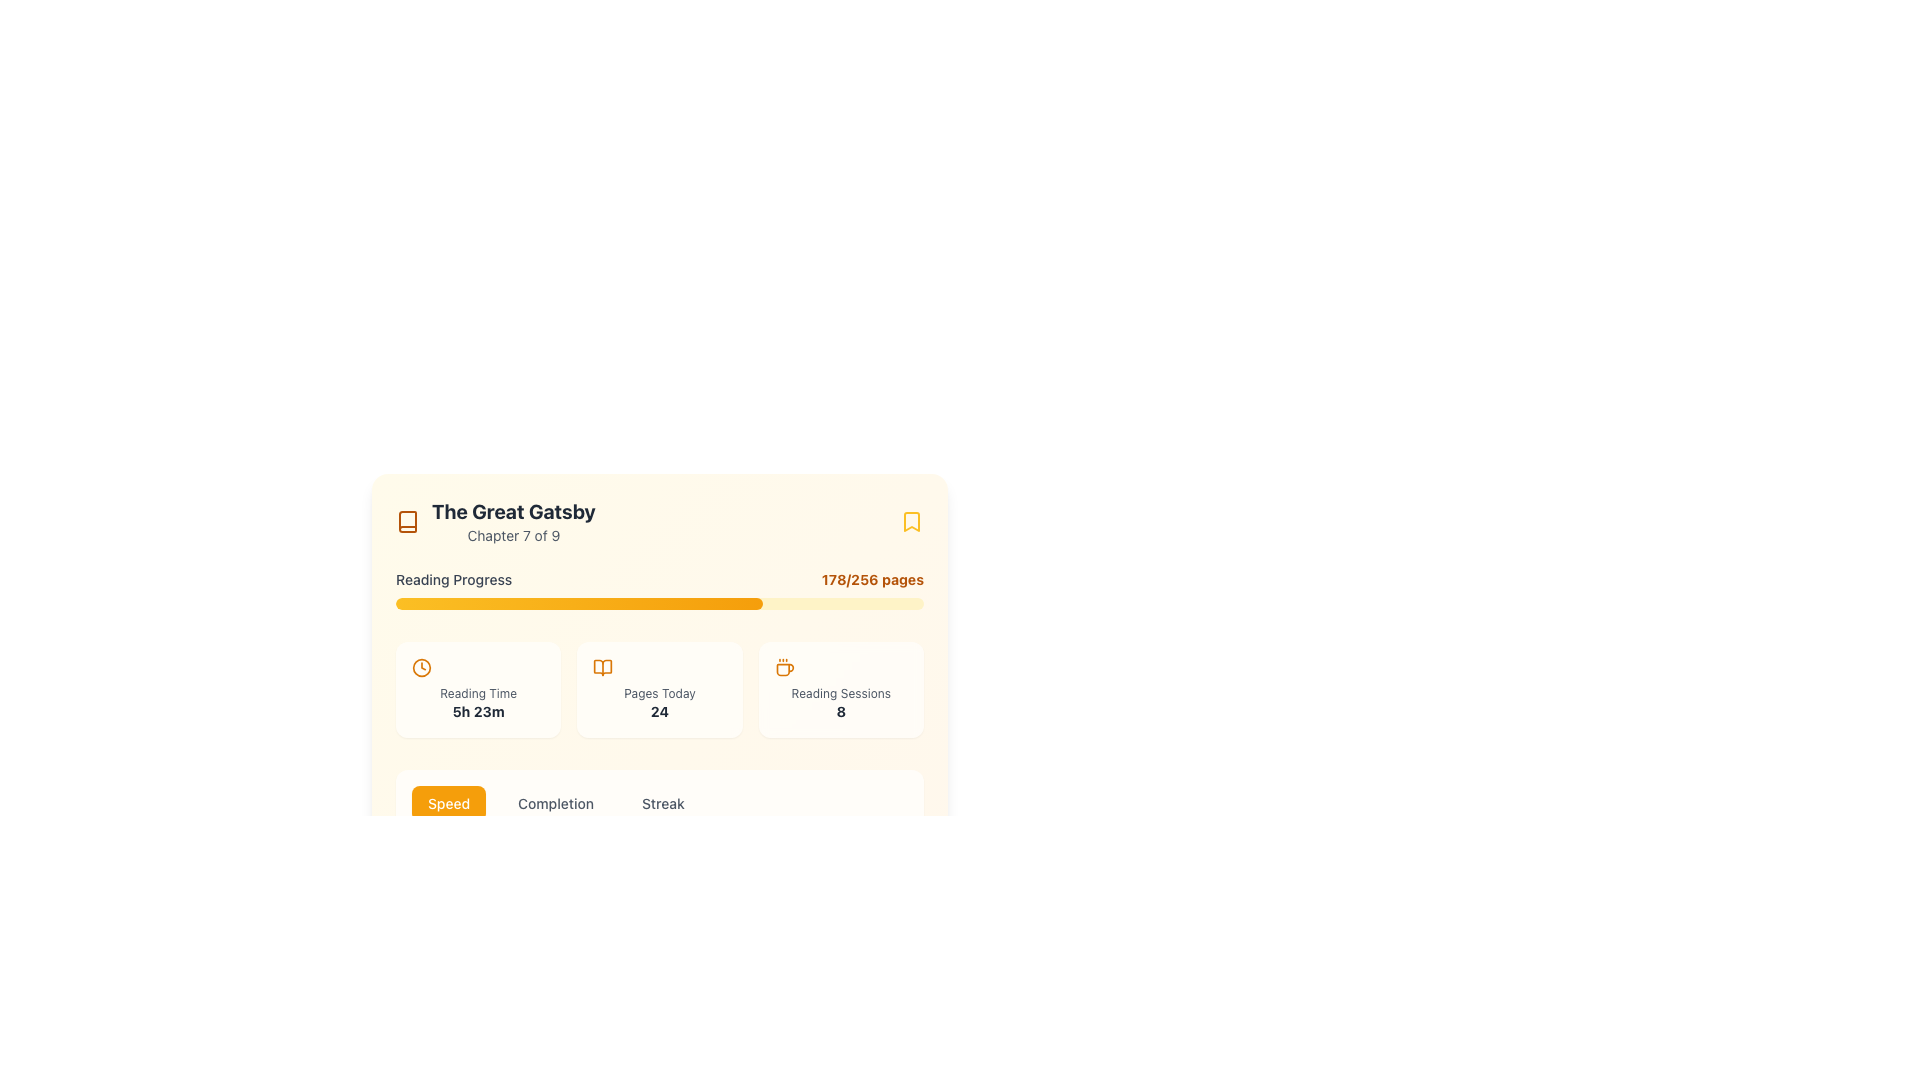 Image resolution: width=1920 pixels, height=1080 pixels. Describe the element at coordinates (663, 802) in the screenshot. I see `the 'Streak' button, which is the third button in a group of three horizontal buttons labeled 'Speed,' 'Completion,' and 'Streak', located below the main reading progress section` at that location.